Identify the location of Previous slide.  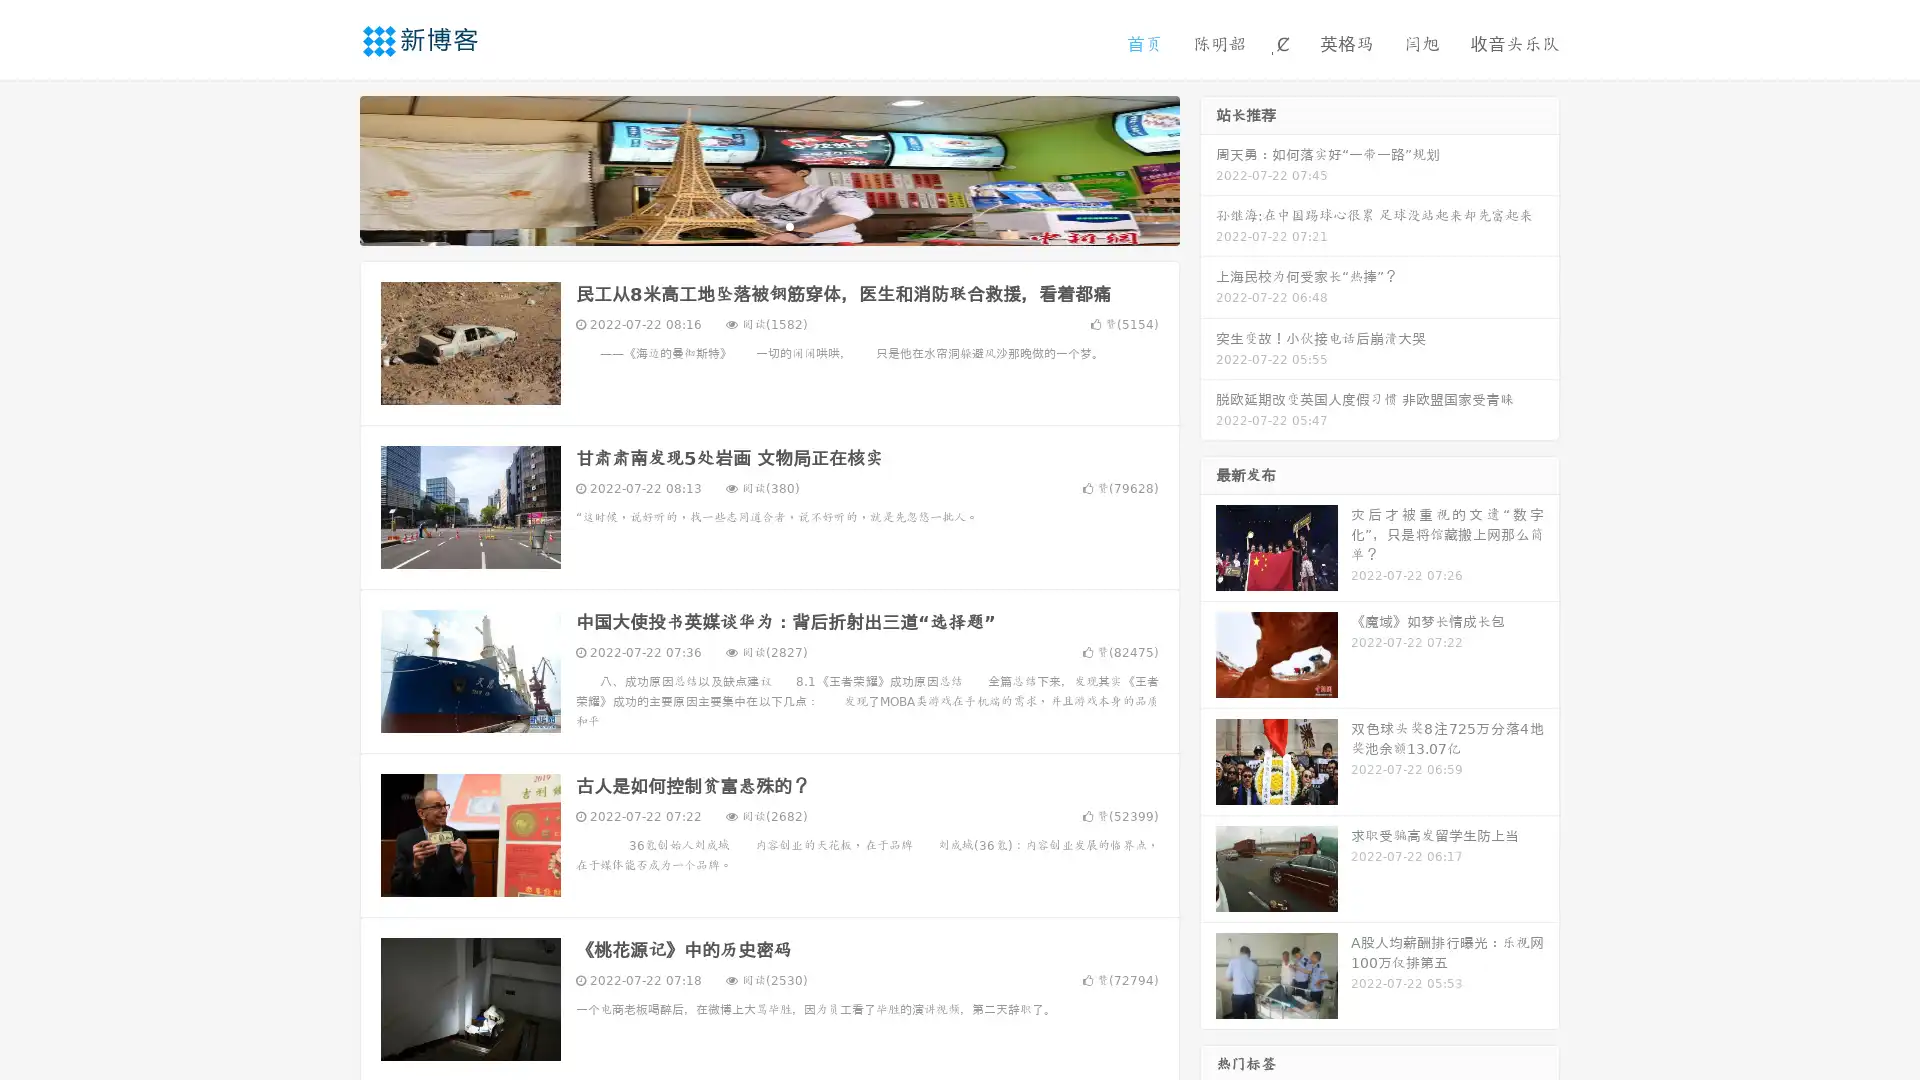
(330, 168).